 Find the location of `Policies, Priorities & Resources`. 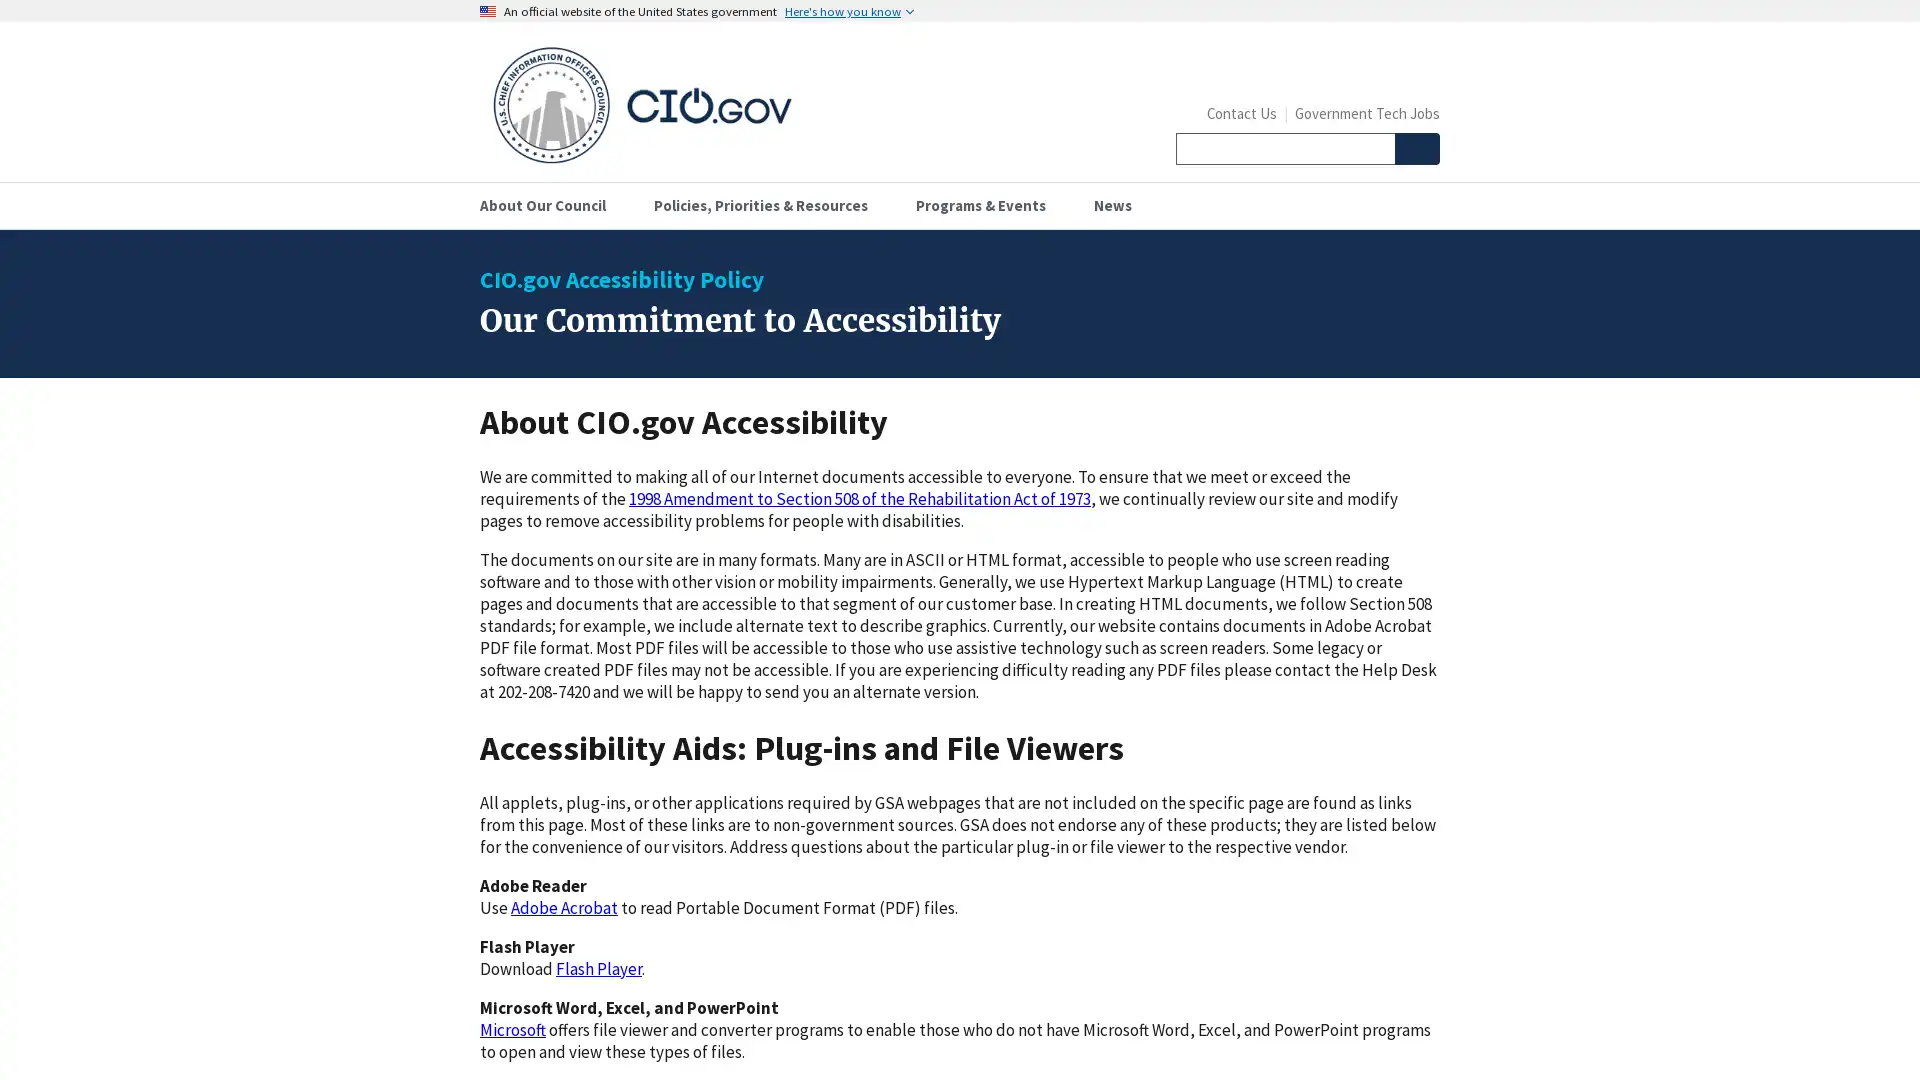

Policies, Priorities & Resources is located at coordinates (767, 205).